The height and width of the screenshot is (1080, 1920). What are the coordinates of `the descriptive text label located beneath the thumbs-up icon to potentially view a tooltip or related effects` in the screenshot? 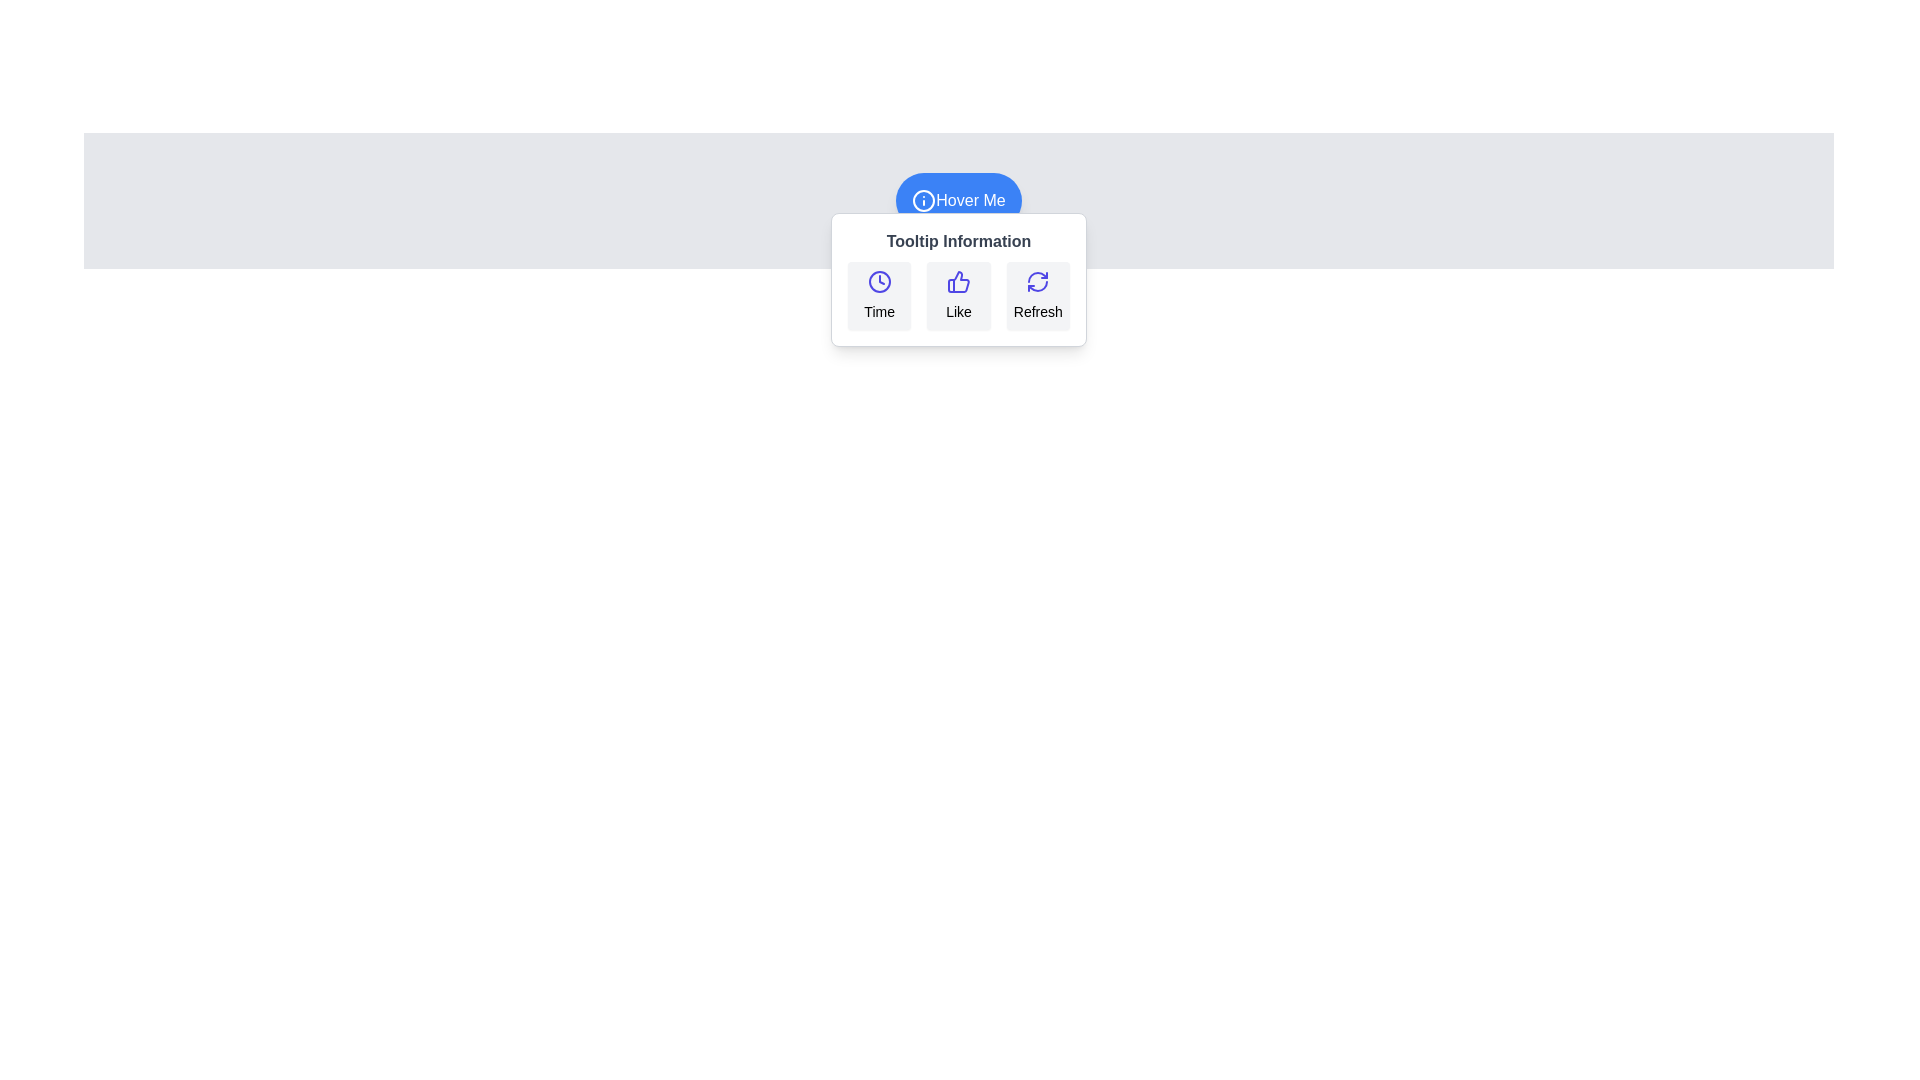 It's located at (958, 312).